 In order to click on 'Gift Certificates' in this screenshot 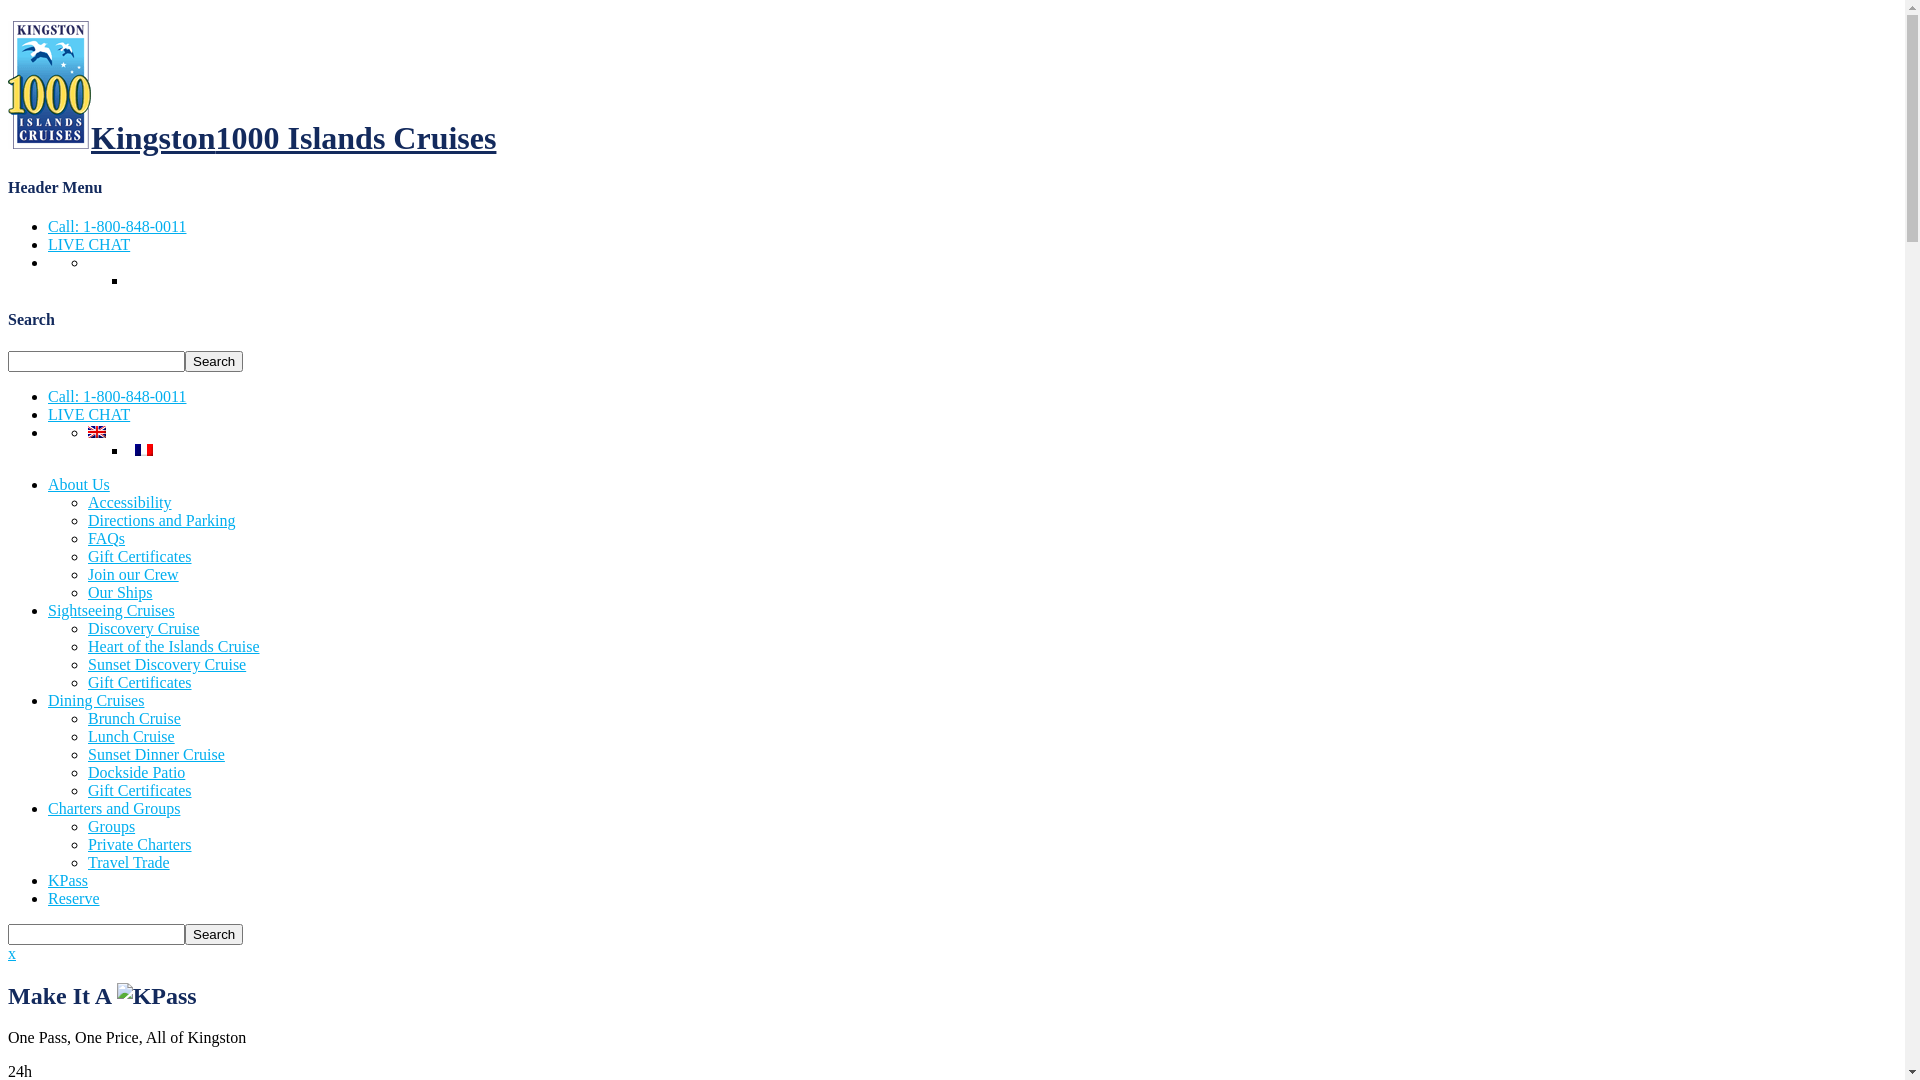, I will do `click(138, 789)`.